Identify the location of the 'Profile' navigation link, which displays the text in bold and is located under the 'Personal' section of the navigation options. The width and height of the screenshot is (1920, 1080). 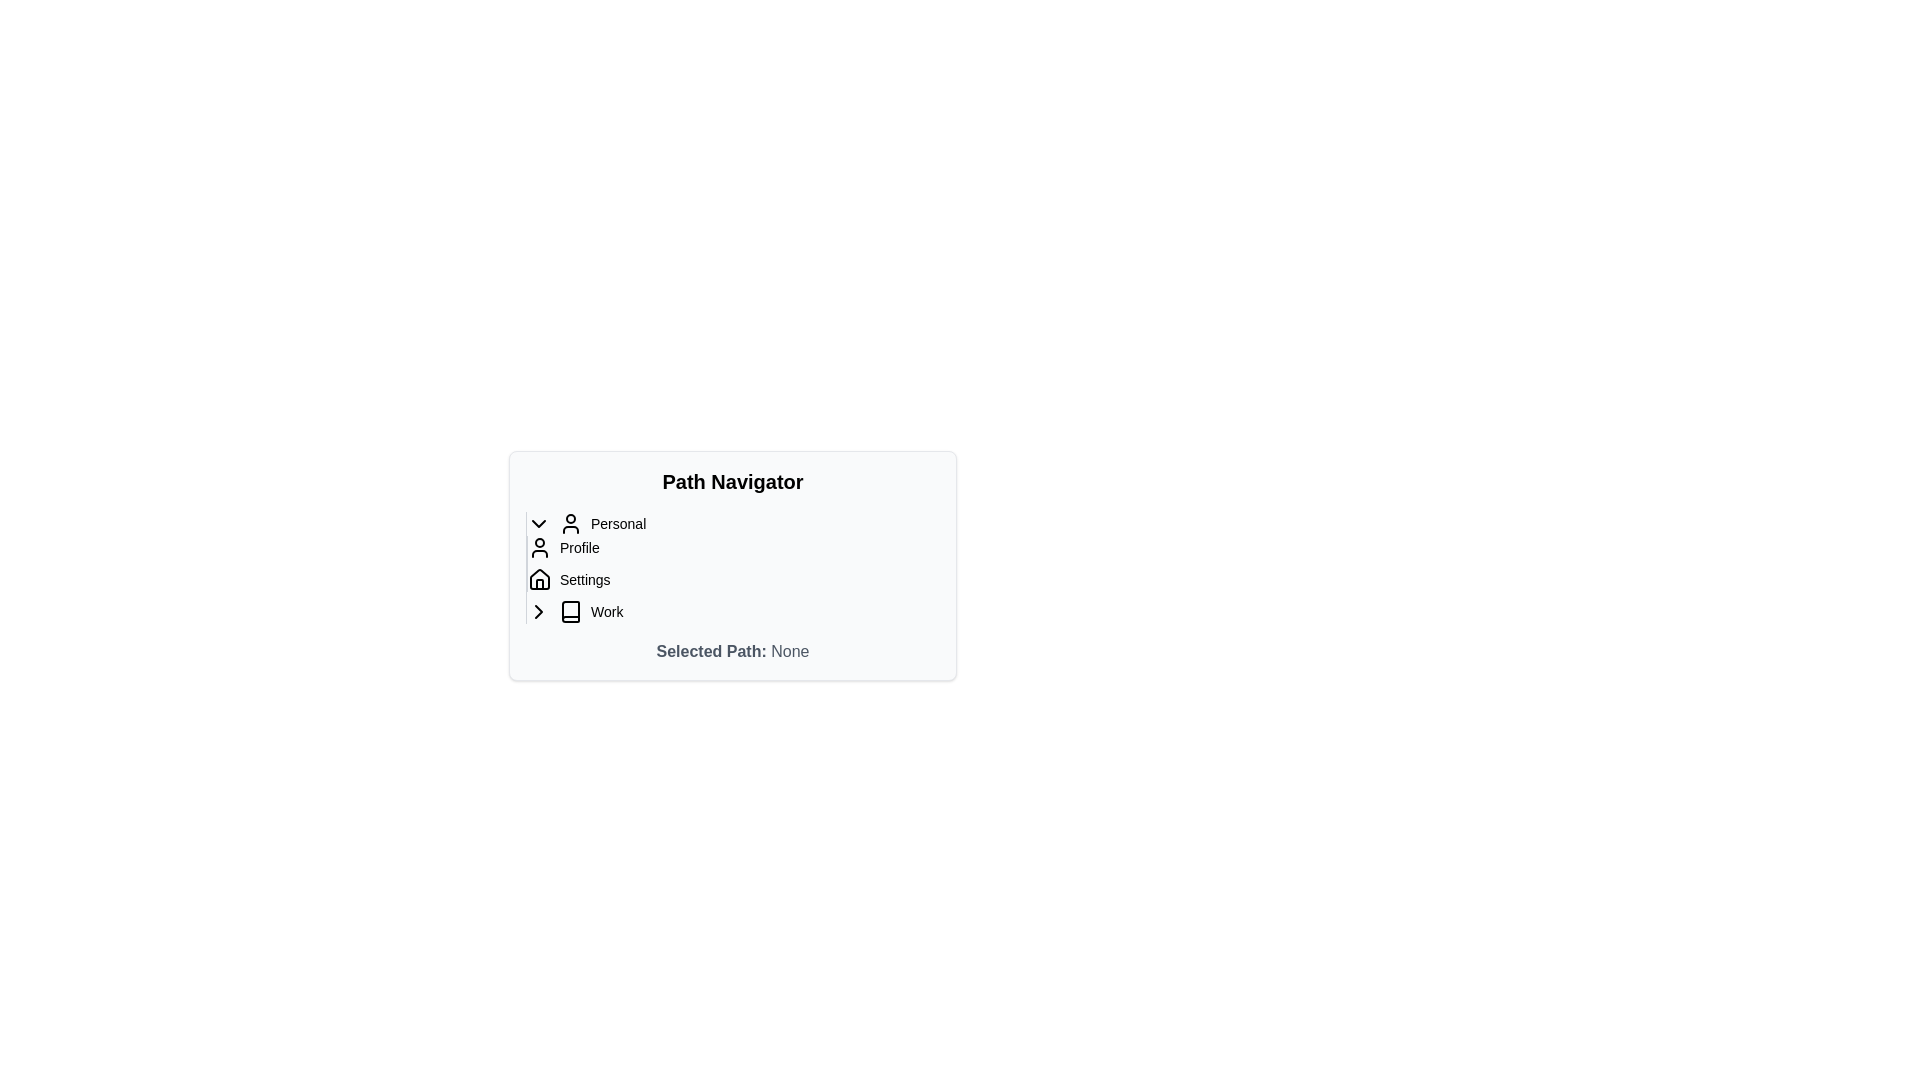
(562, 547).